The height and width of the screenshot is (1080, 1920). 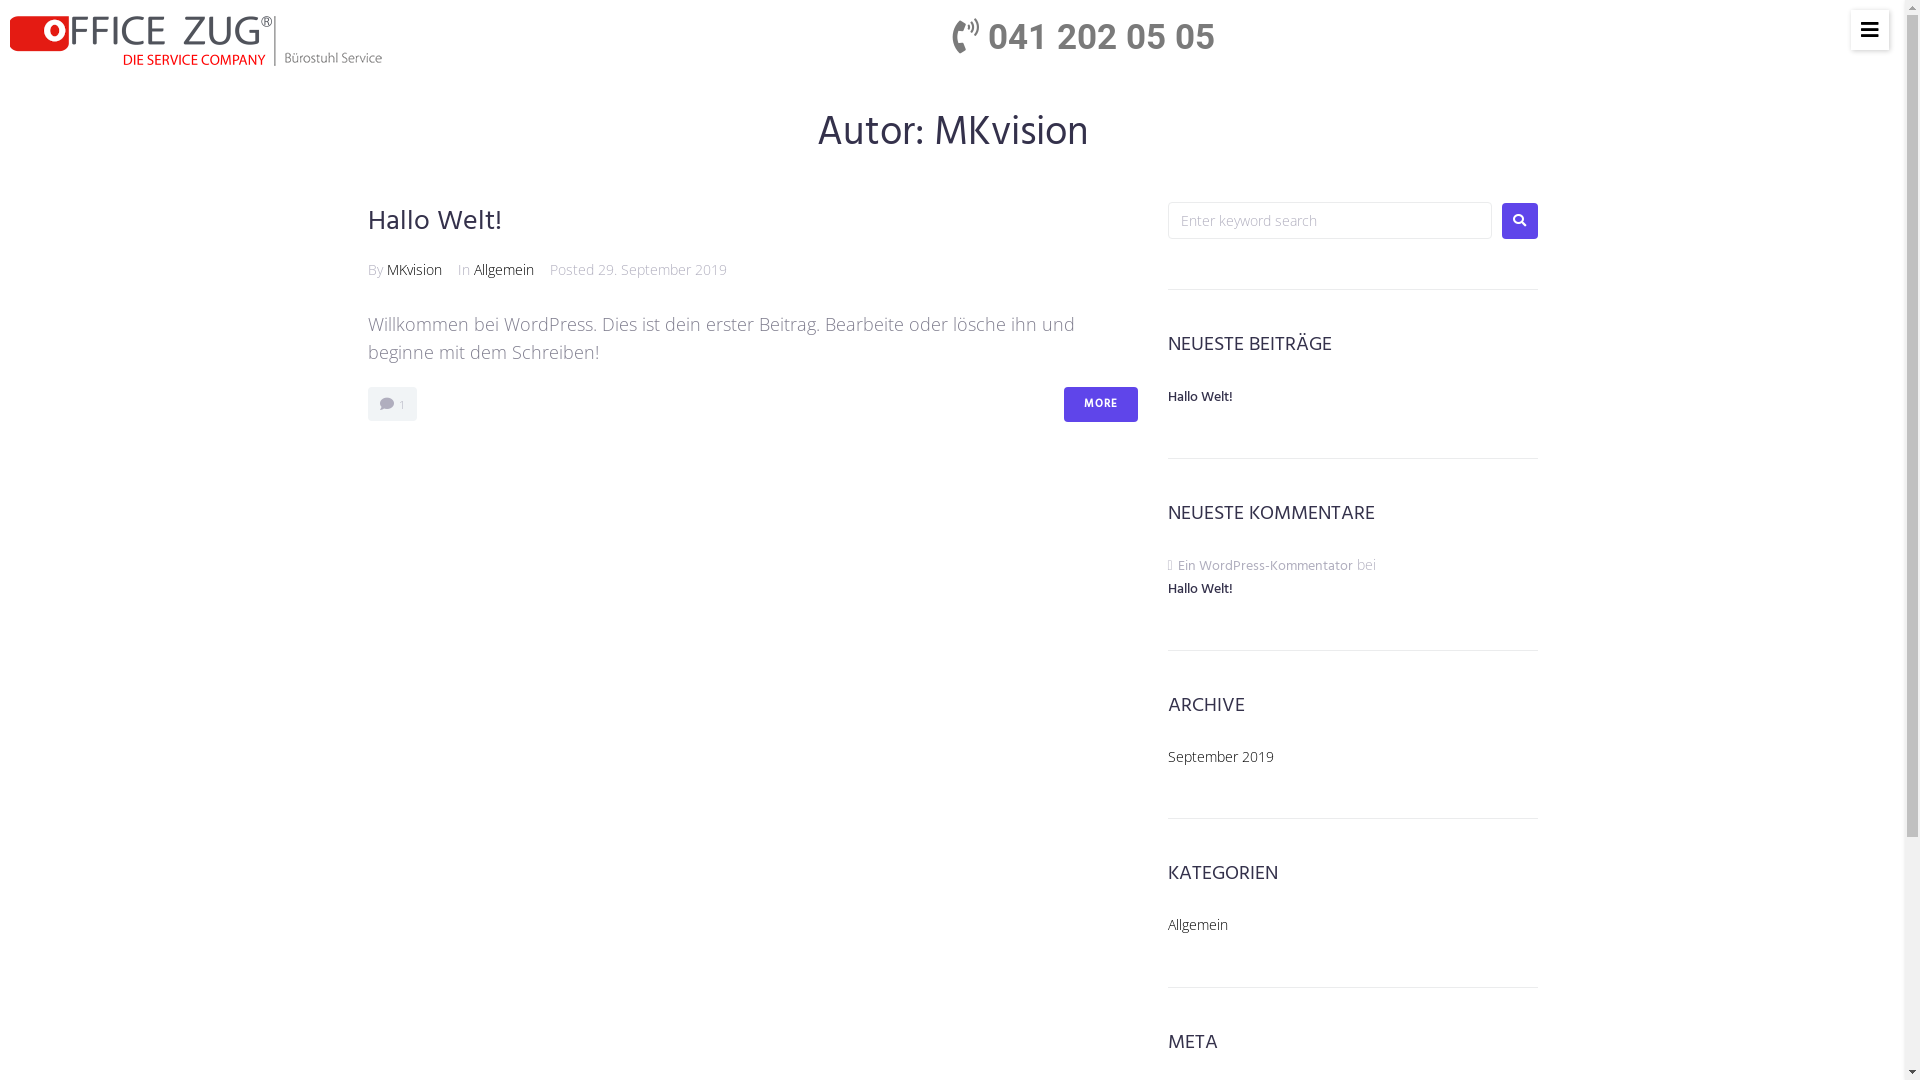 I want to click on 'MORE', so click(x=1063, y=404).